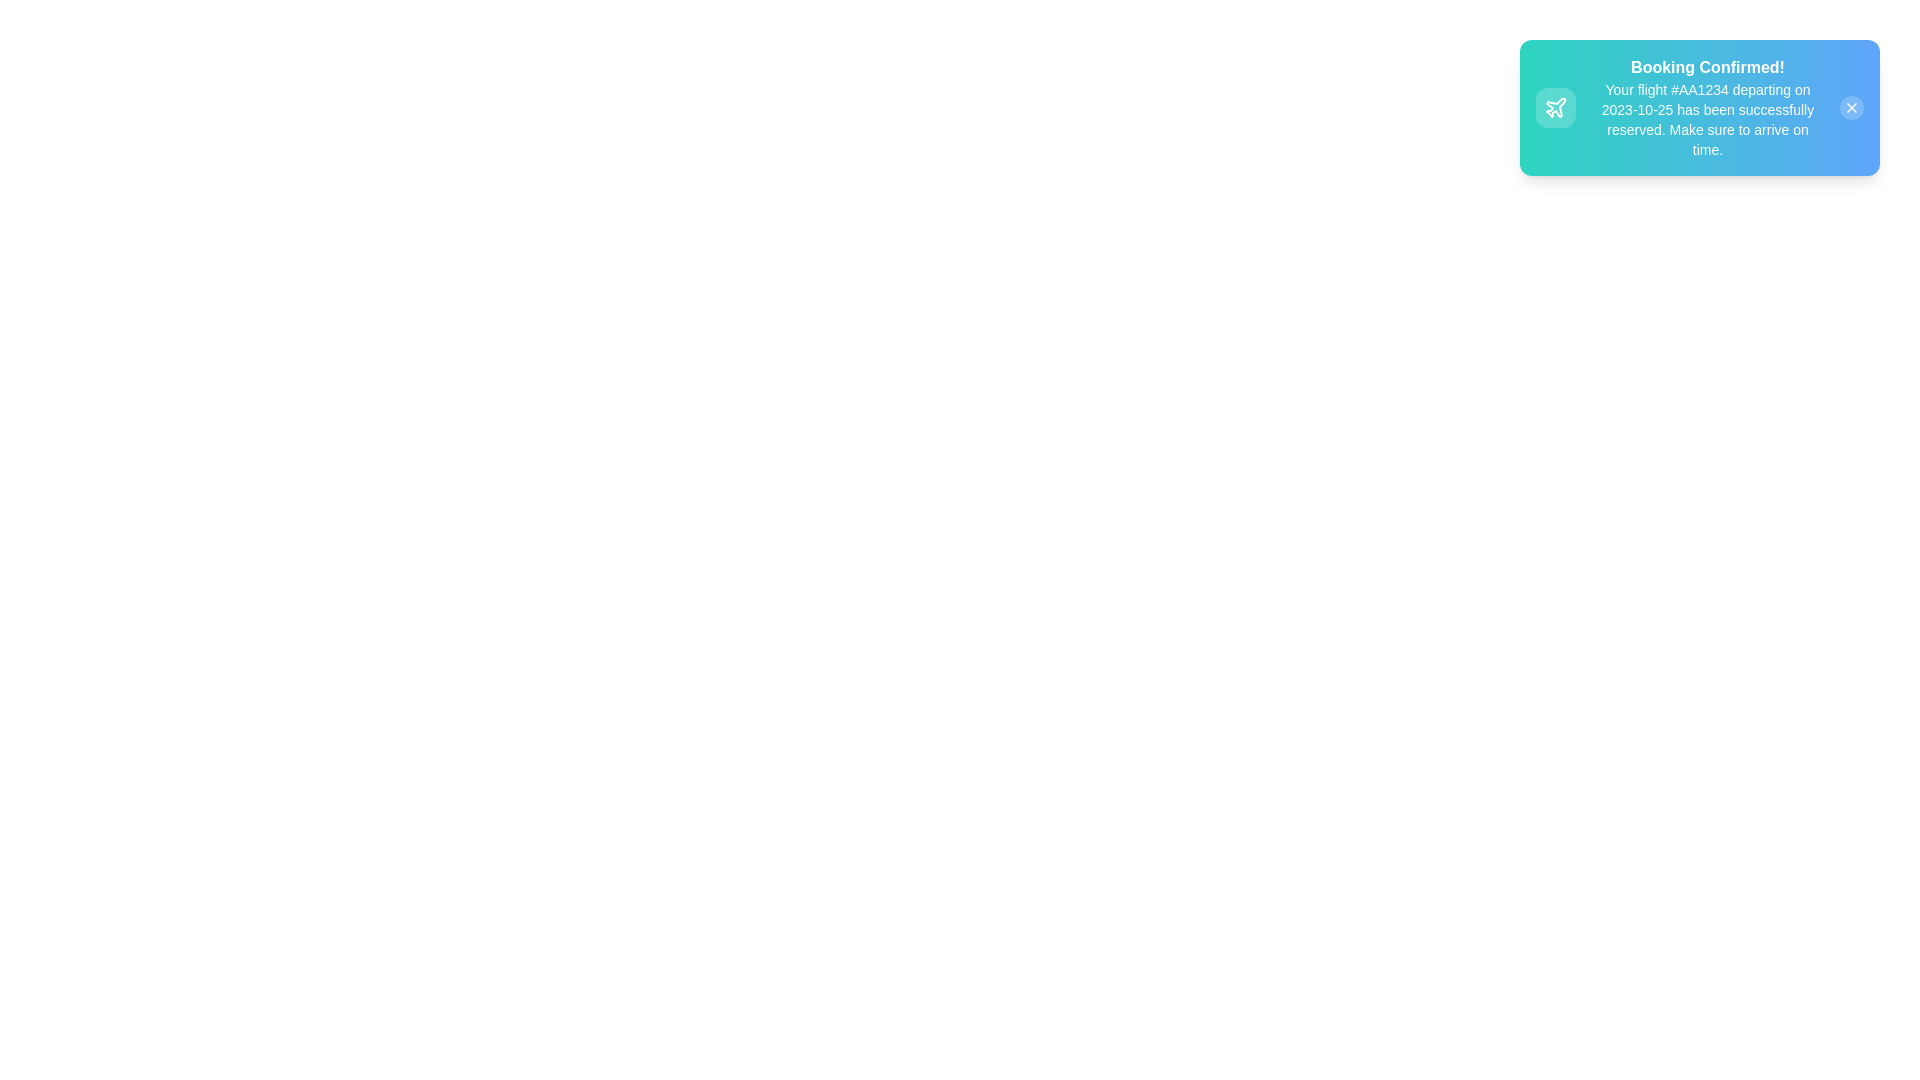  Describe the element at coordinates (1707, 119) in the screenshot. I see `the text label that contains detailed information about the flight reservation, positioned below the 'Booking Confirmed!' header in the notification box` at that location.